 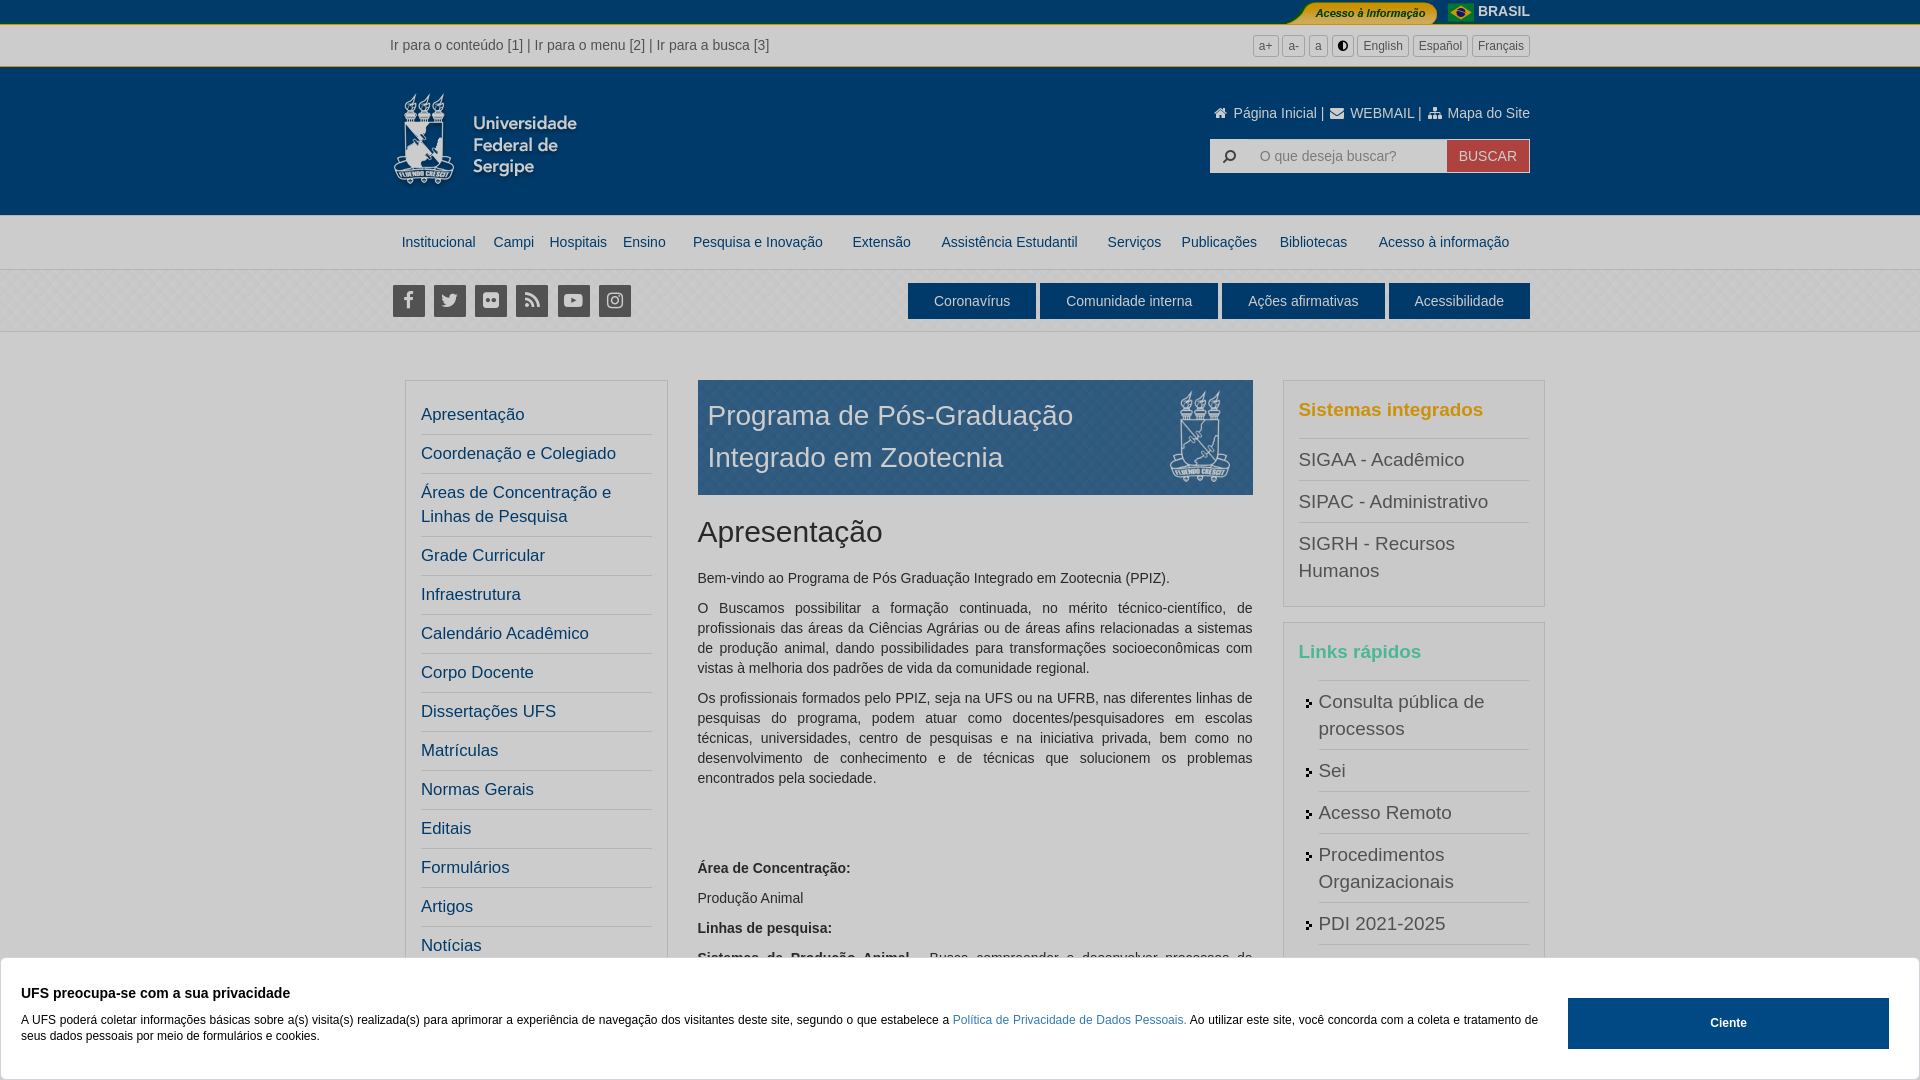 What do you see at coordinates (572, 300) in the screenshot?
I see `'Youtube'` at bounding box center [572, 300].